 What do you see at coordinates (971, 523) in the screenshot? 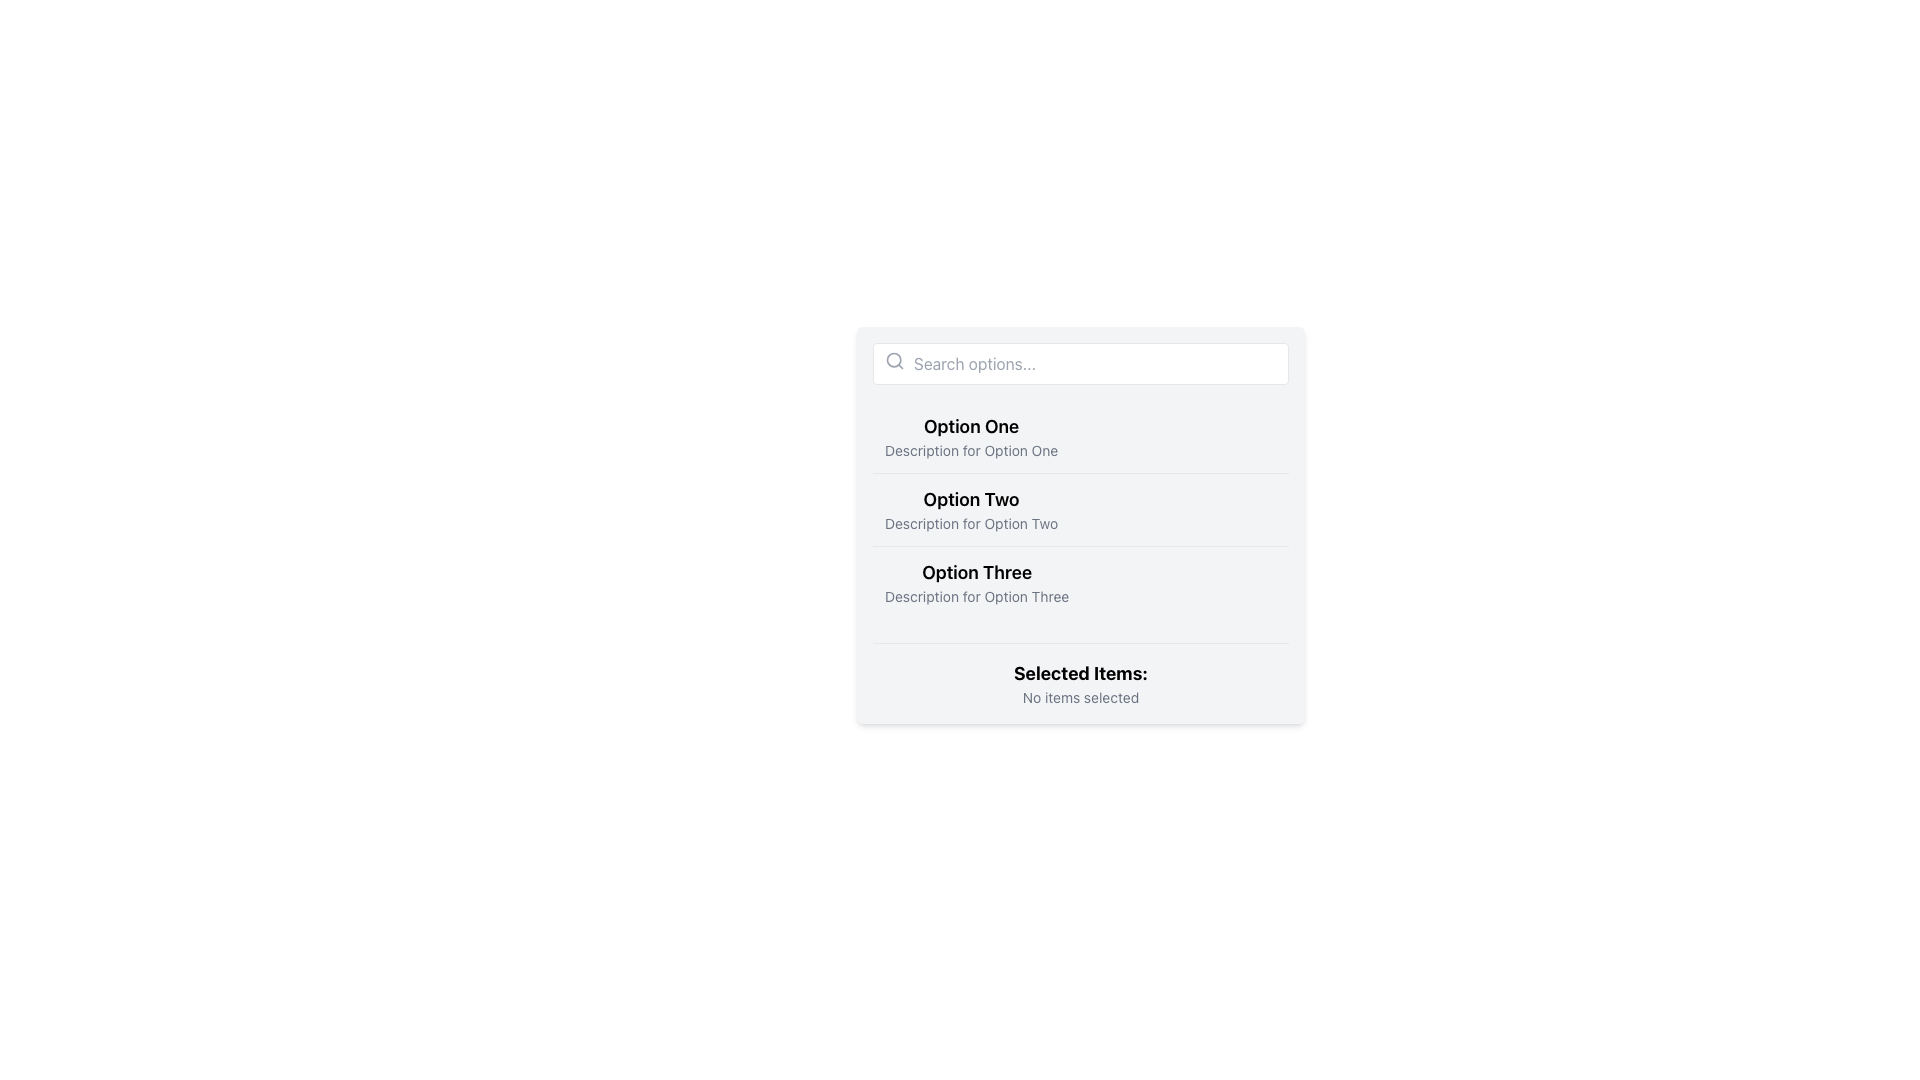
I see `the supplementary Text label that provides additional context for 'Option Two', which is located directly underneath the title in the center of the vertically arranged list` at bounding box center [971, 523].